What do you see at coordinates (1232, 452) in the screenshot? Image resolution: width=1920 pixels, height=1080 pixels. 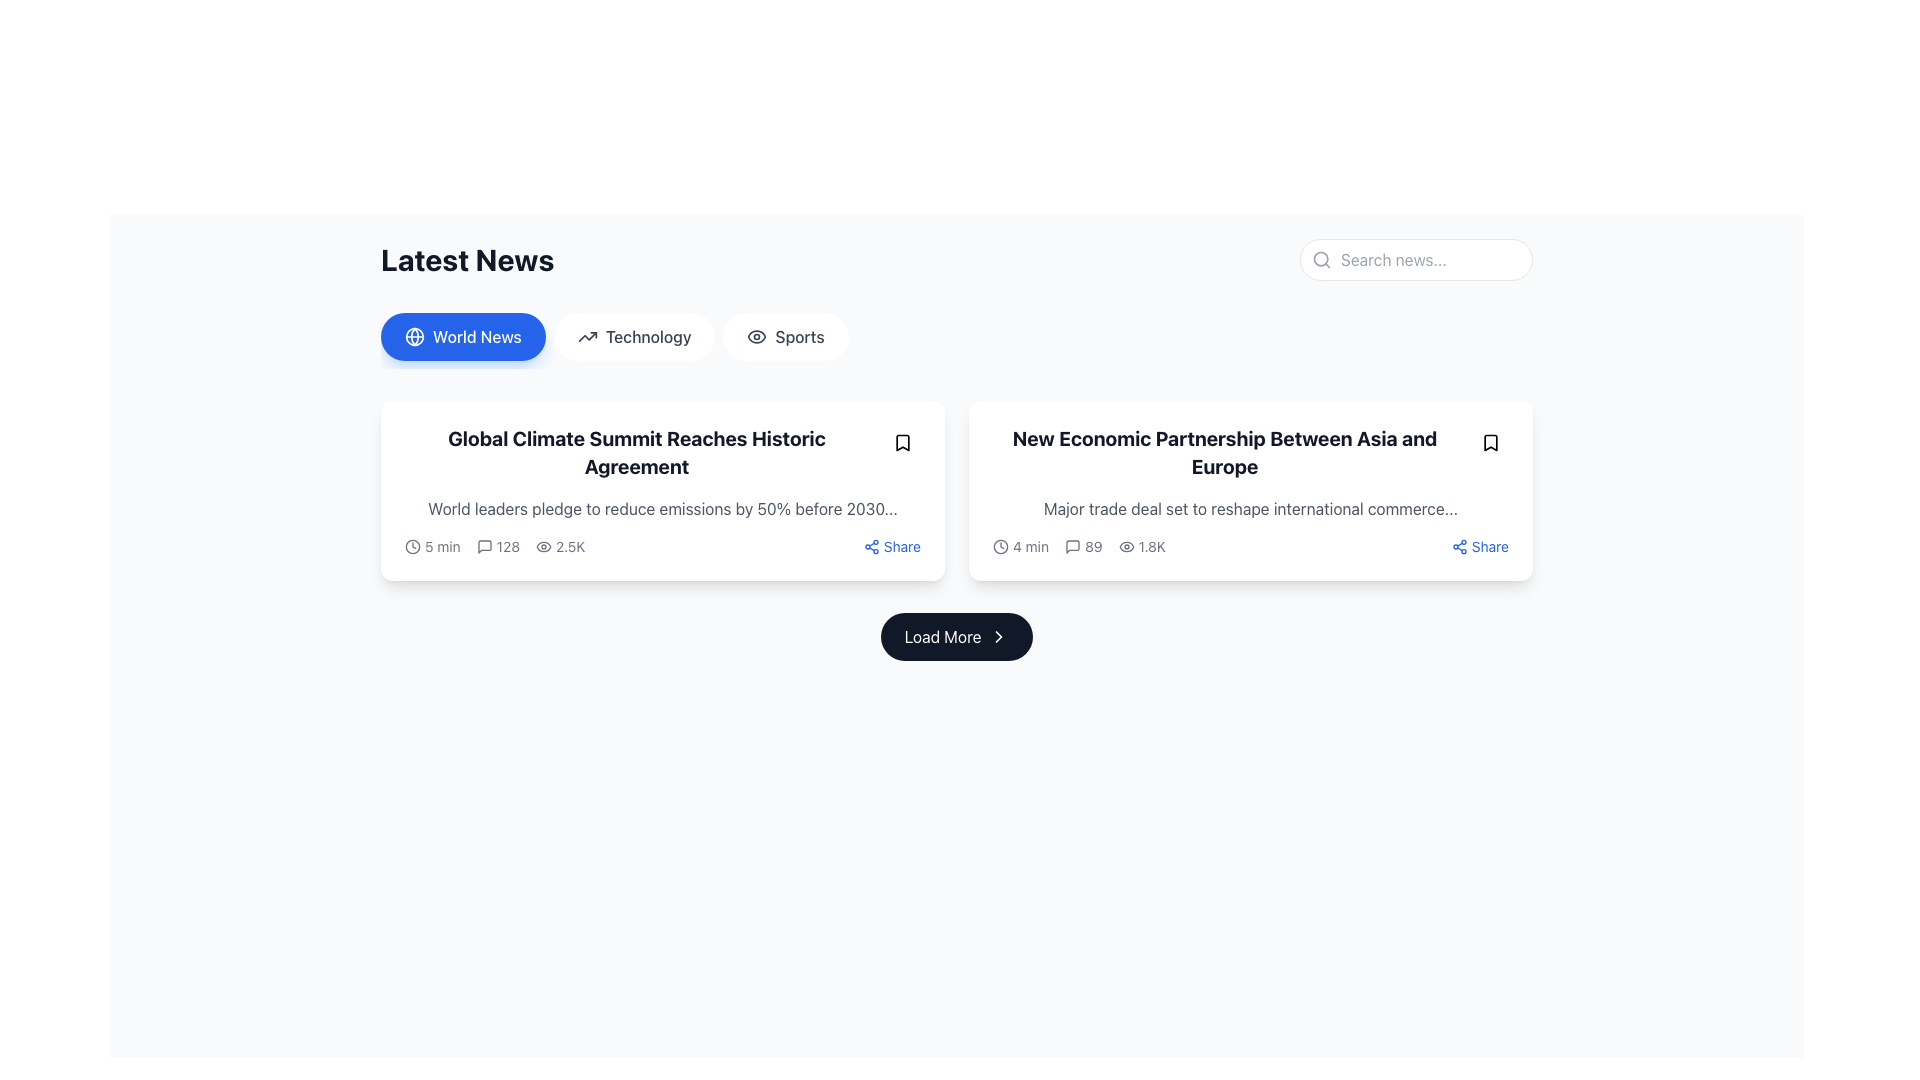 I see `prominent text label displaying 'New Economic Partnership Between Asia and Europe' located beneath the 'Latest News' section on the right side of the page` at bounding box center [1232, 452].